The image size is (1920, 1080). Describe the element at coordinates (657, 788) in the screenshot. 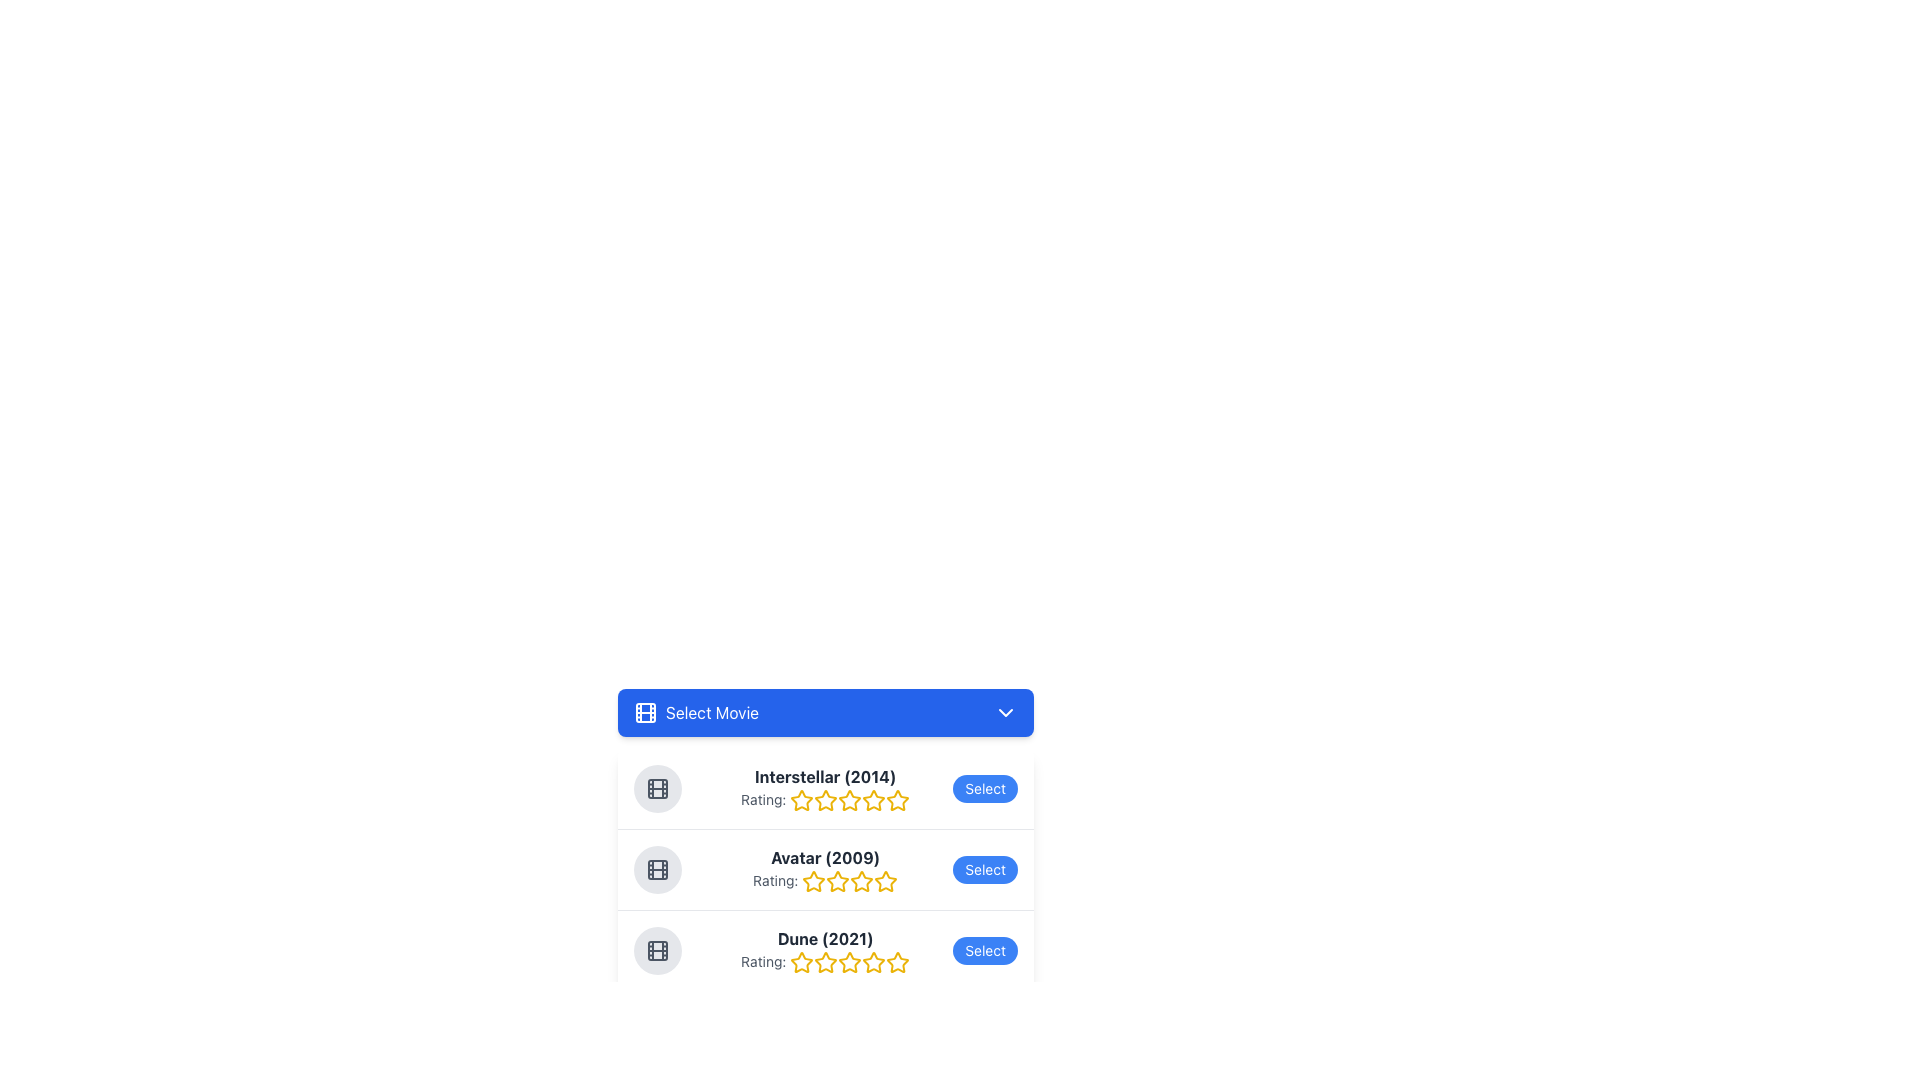

I see `the movie icon located to the left of the text 'Interstellar (2014)' in the first row of the list, which serves as a visual indicator for the movie` at that location.